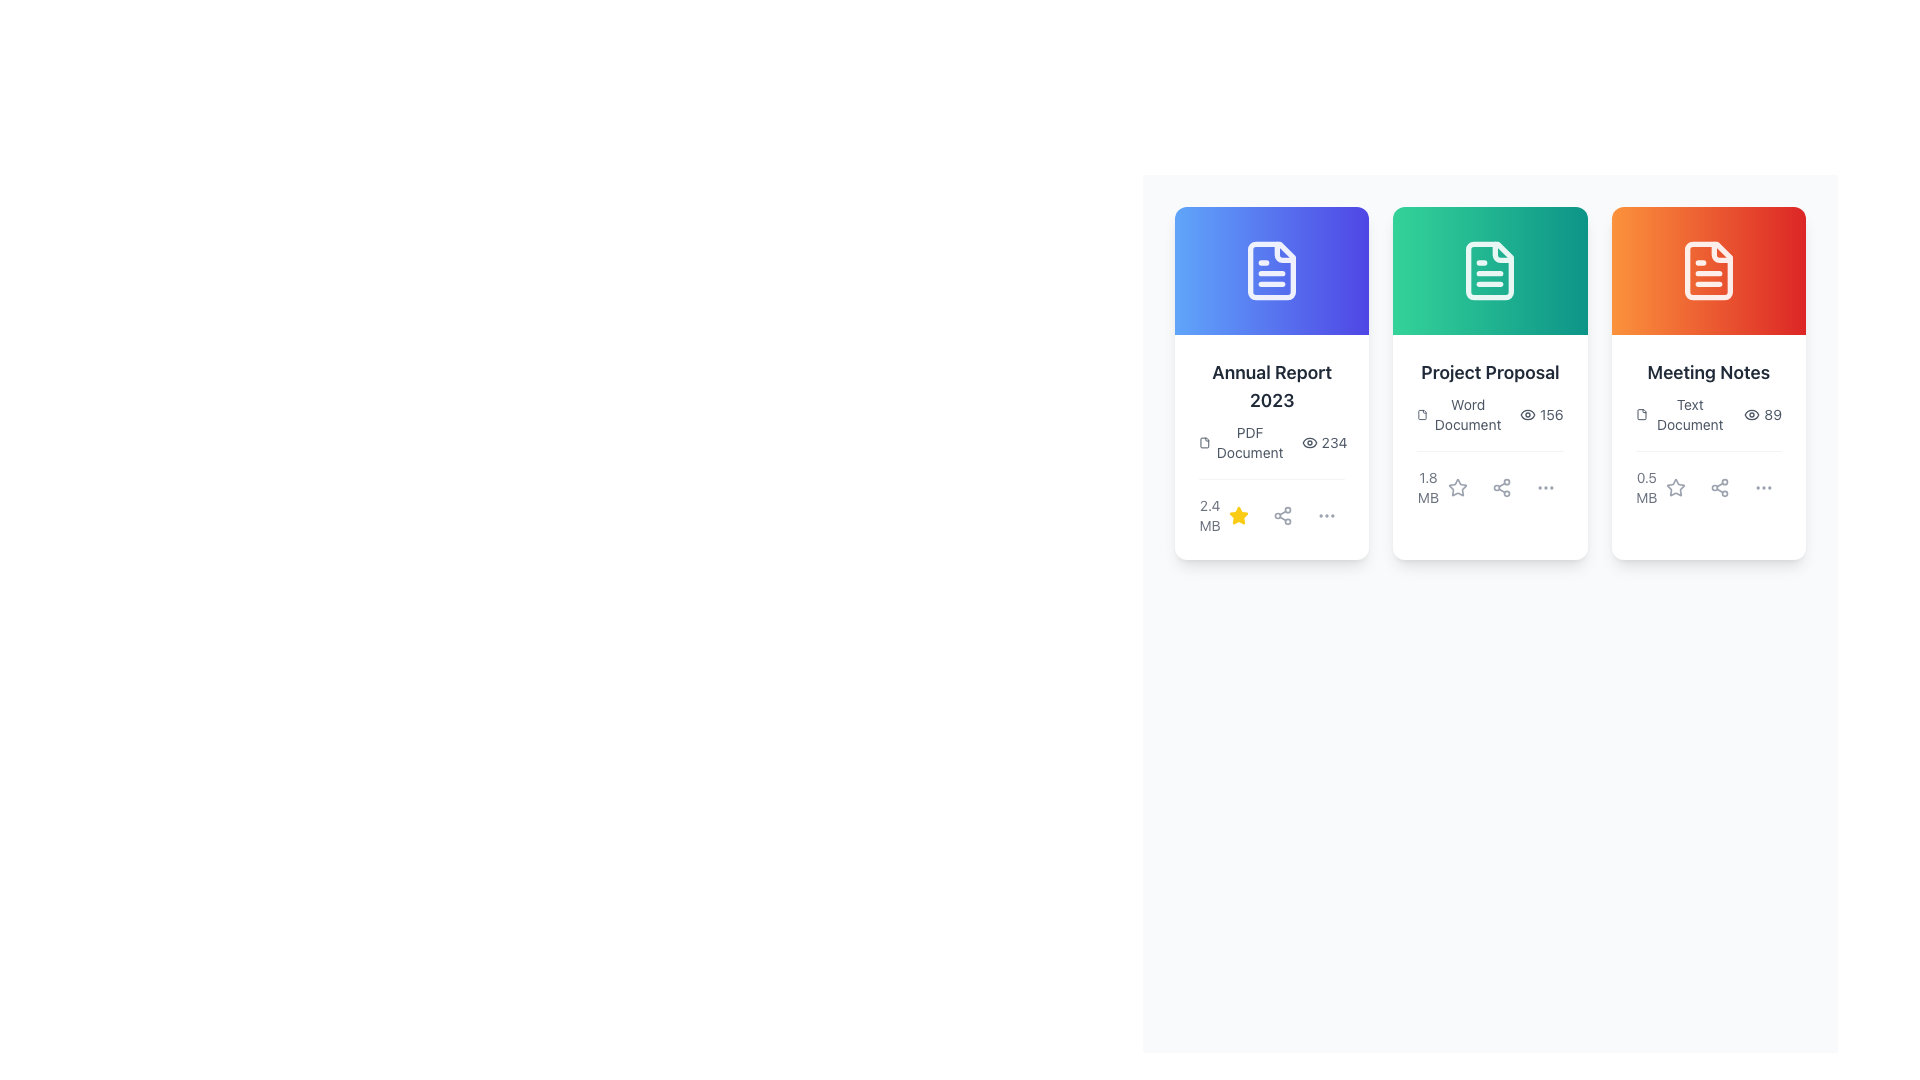 The height and width of the screenshot is (1080, 1920). Describe the element at coordinates (1641, 414) in the screenshot. I see `the text document icon located at the top-left corner of the third card, immediately to the left of the 'Text Document' label` at that location.